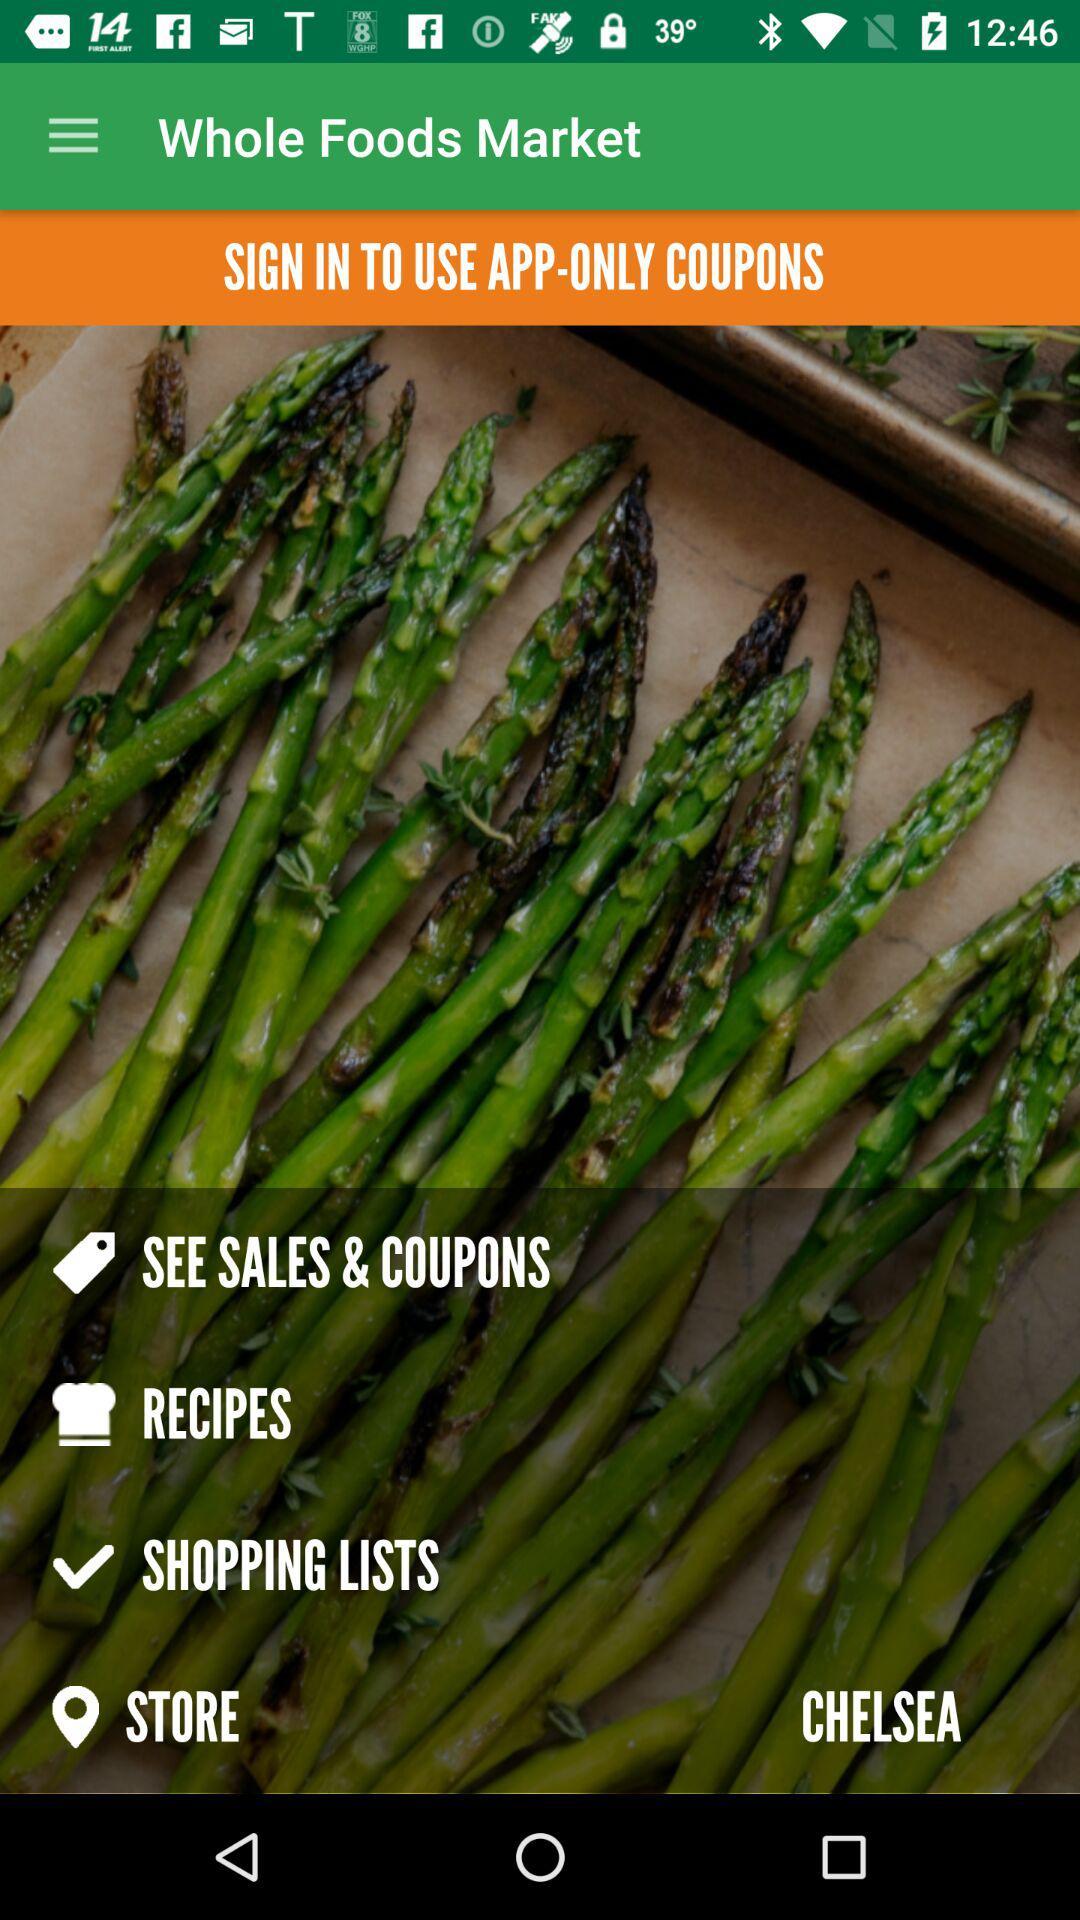 The width and height of the screenshot is (1080, 1920). Describe the element at coordinates (522, 266) in the screenshot. I see `sign in to` at that location.